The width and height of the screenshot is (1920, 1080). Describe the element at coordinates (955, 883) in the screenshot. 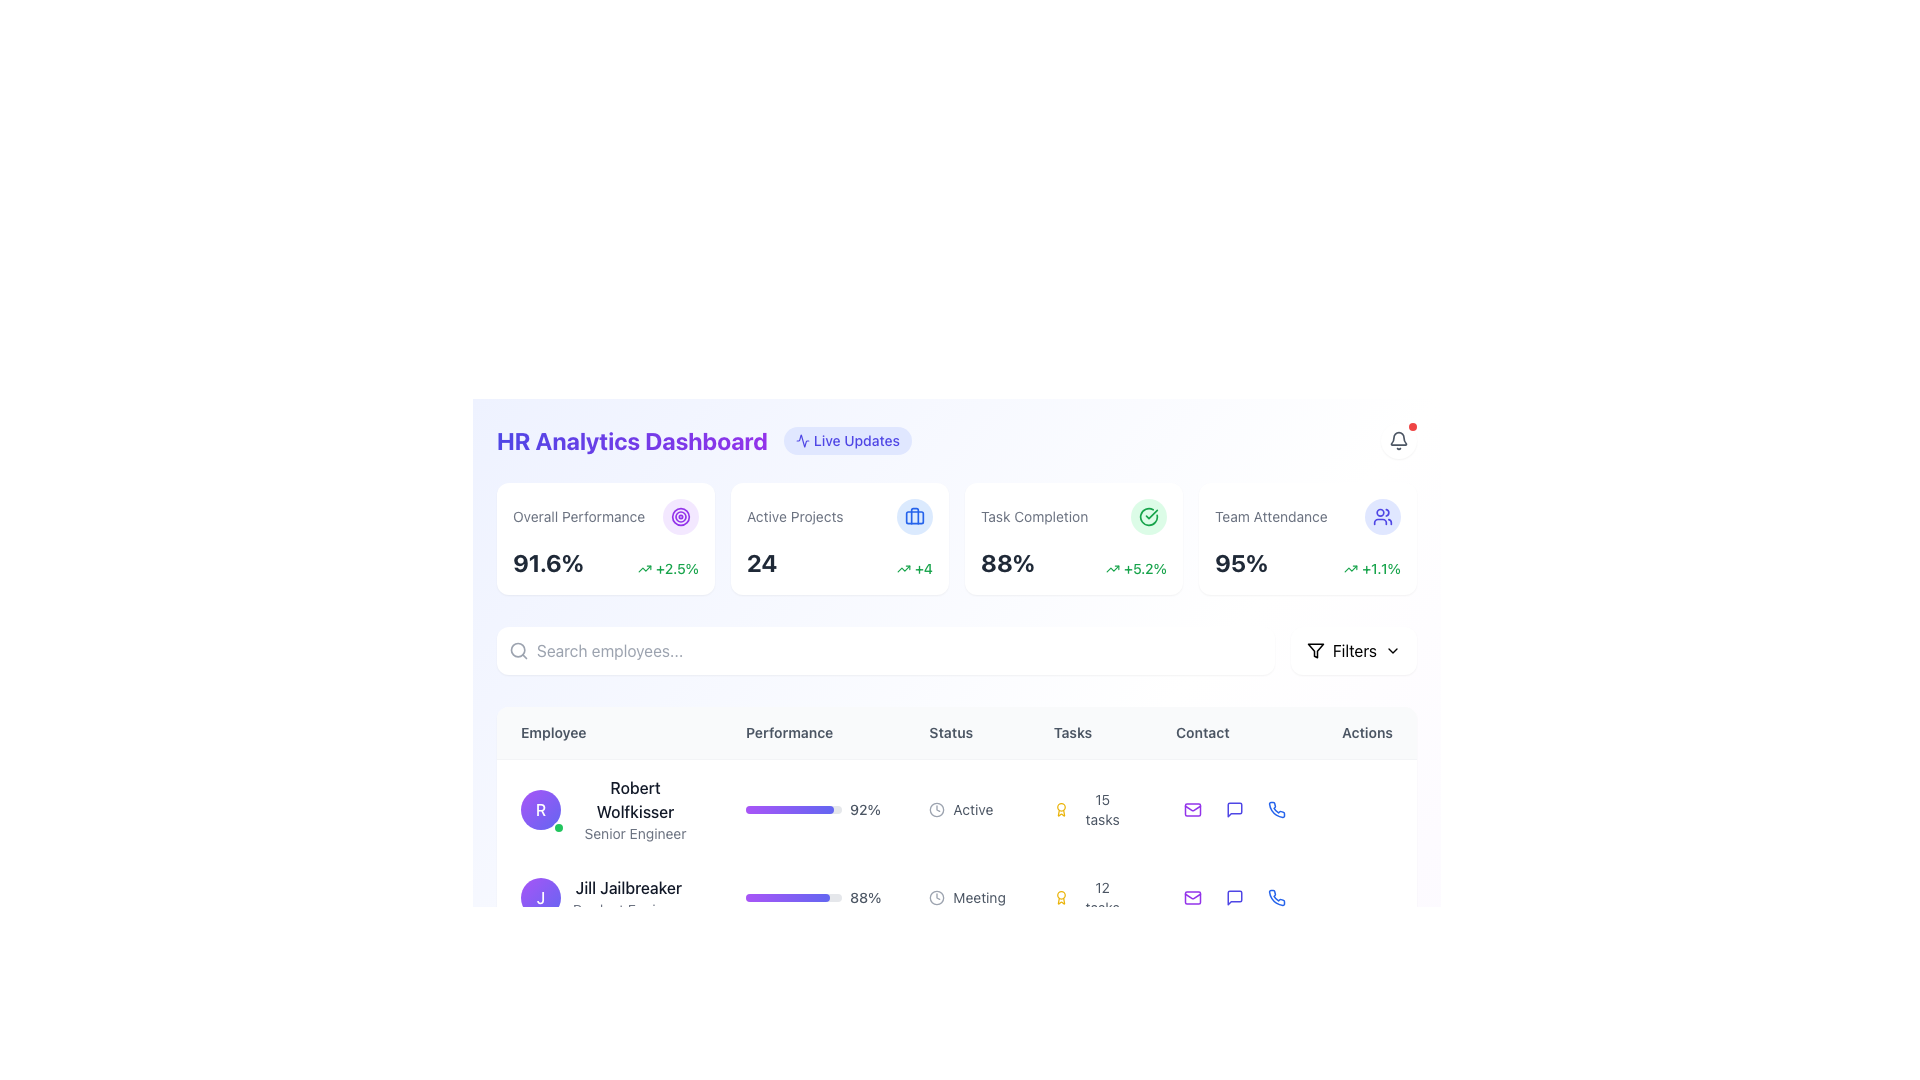

I see `the second row in the user summary table for 'Jill Jailbreaker' to focus on the details` at that location.